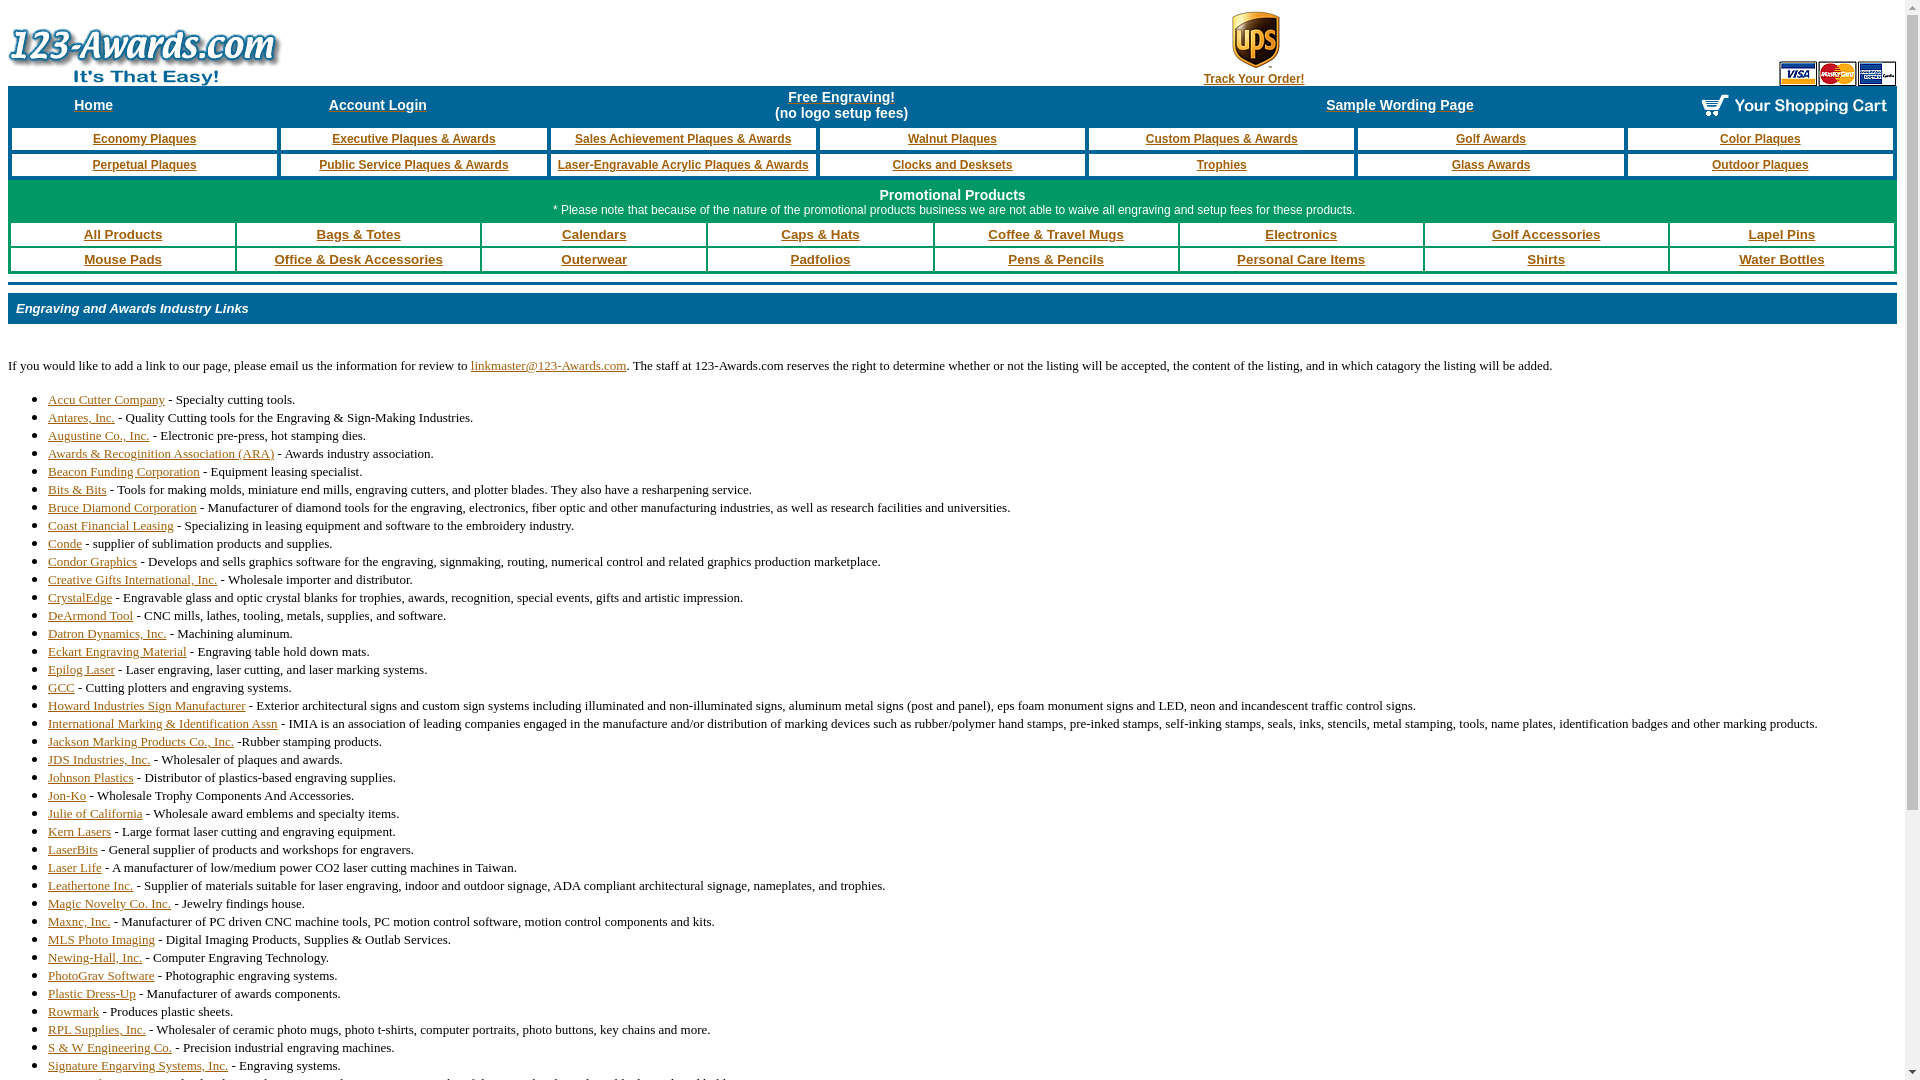 Image resolution: width=1920 pixels, height=1080 pixels. What do you see at coordinates (1253, 77) in the screenshot?
I see `'Track Your Order!'` at bounding box center [1253, 77].